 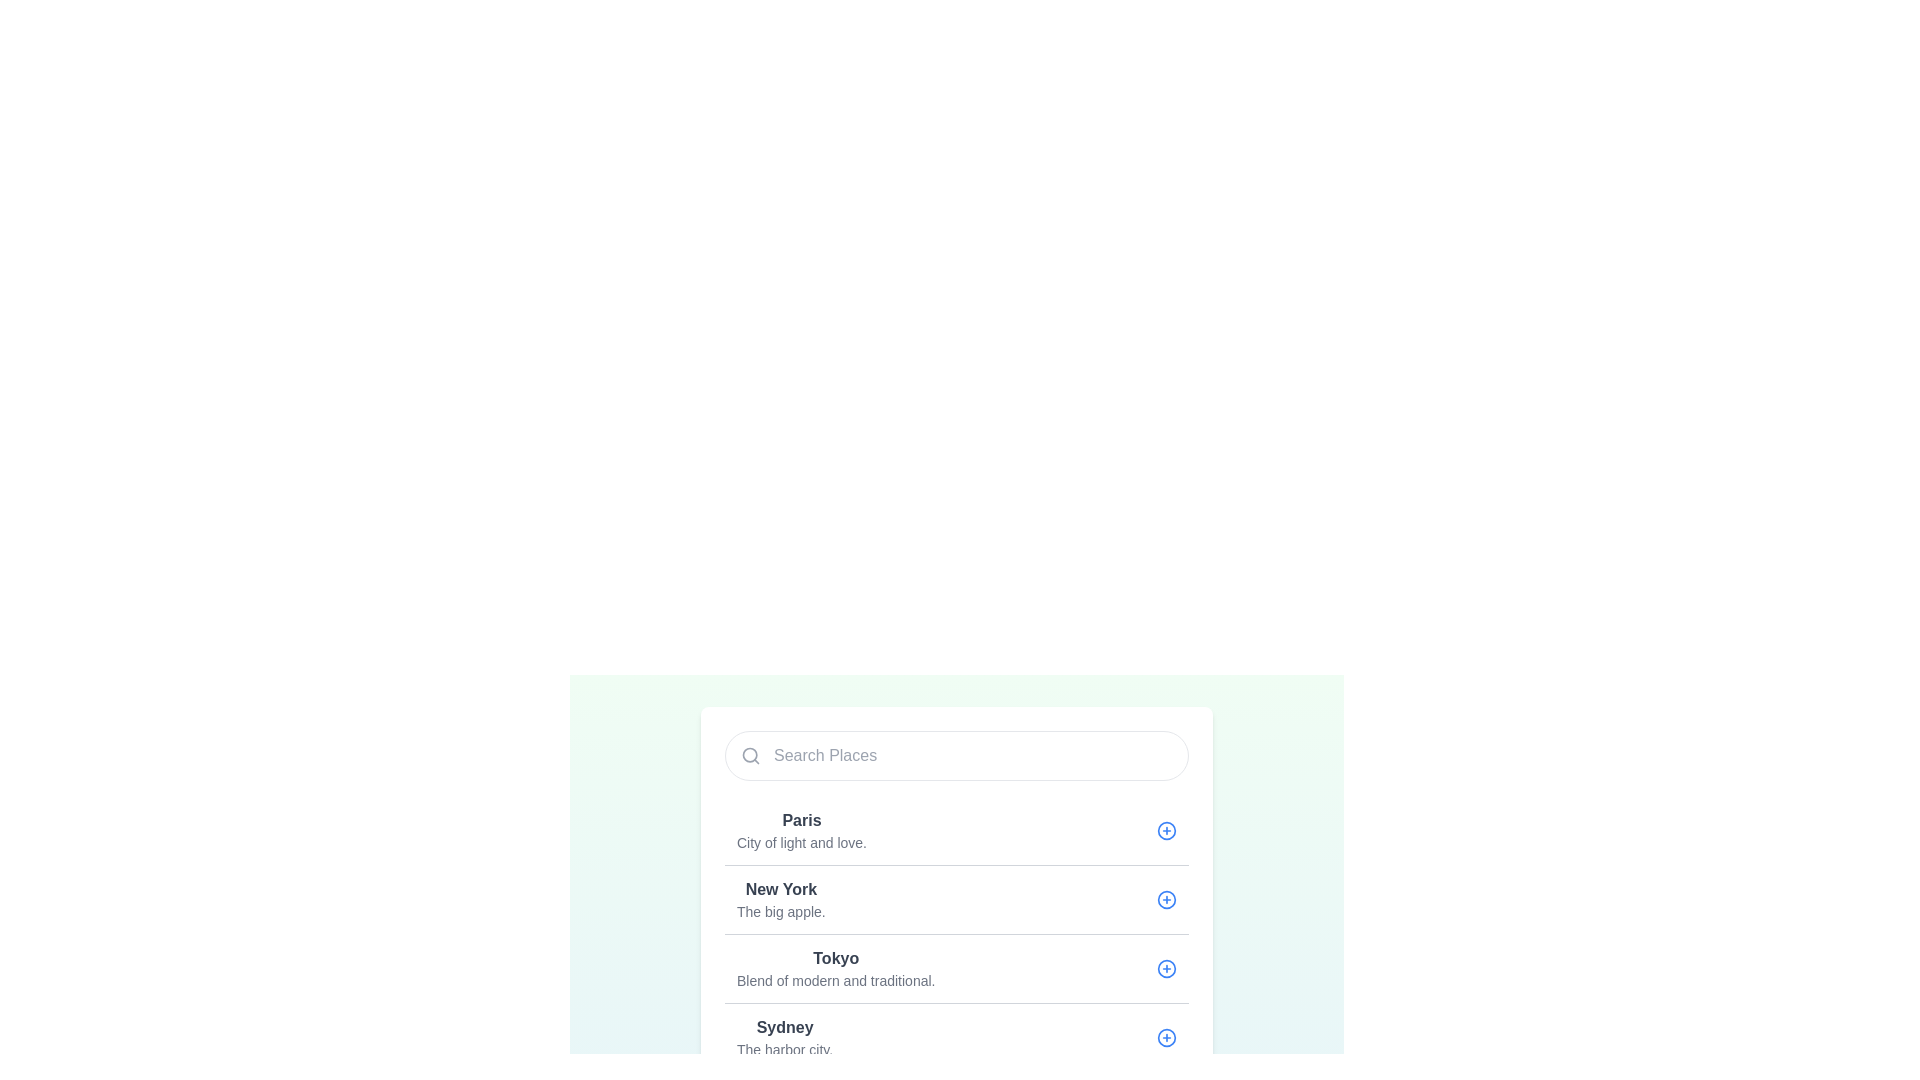 What do you see at coordinates (749, 756) in the screenshot?
I see `the magnifying glass icon, which is styled in light gray and positioned on the left side of a rounded rectangle input field` at bounding box center [749, 756].